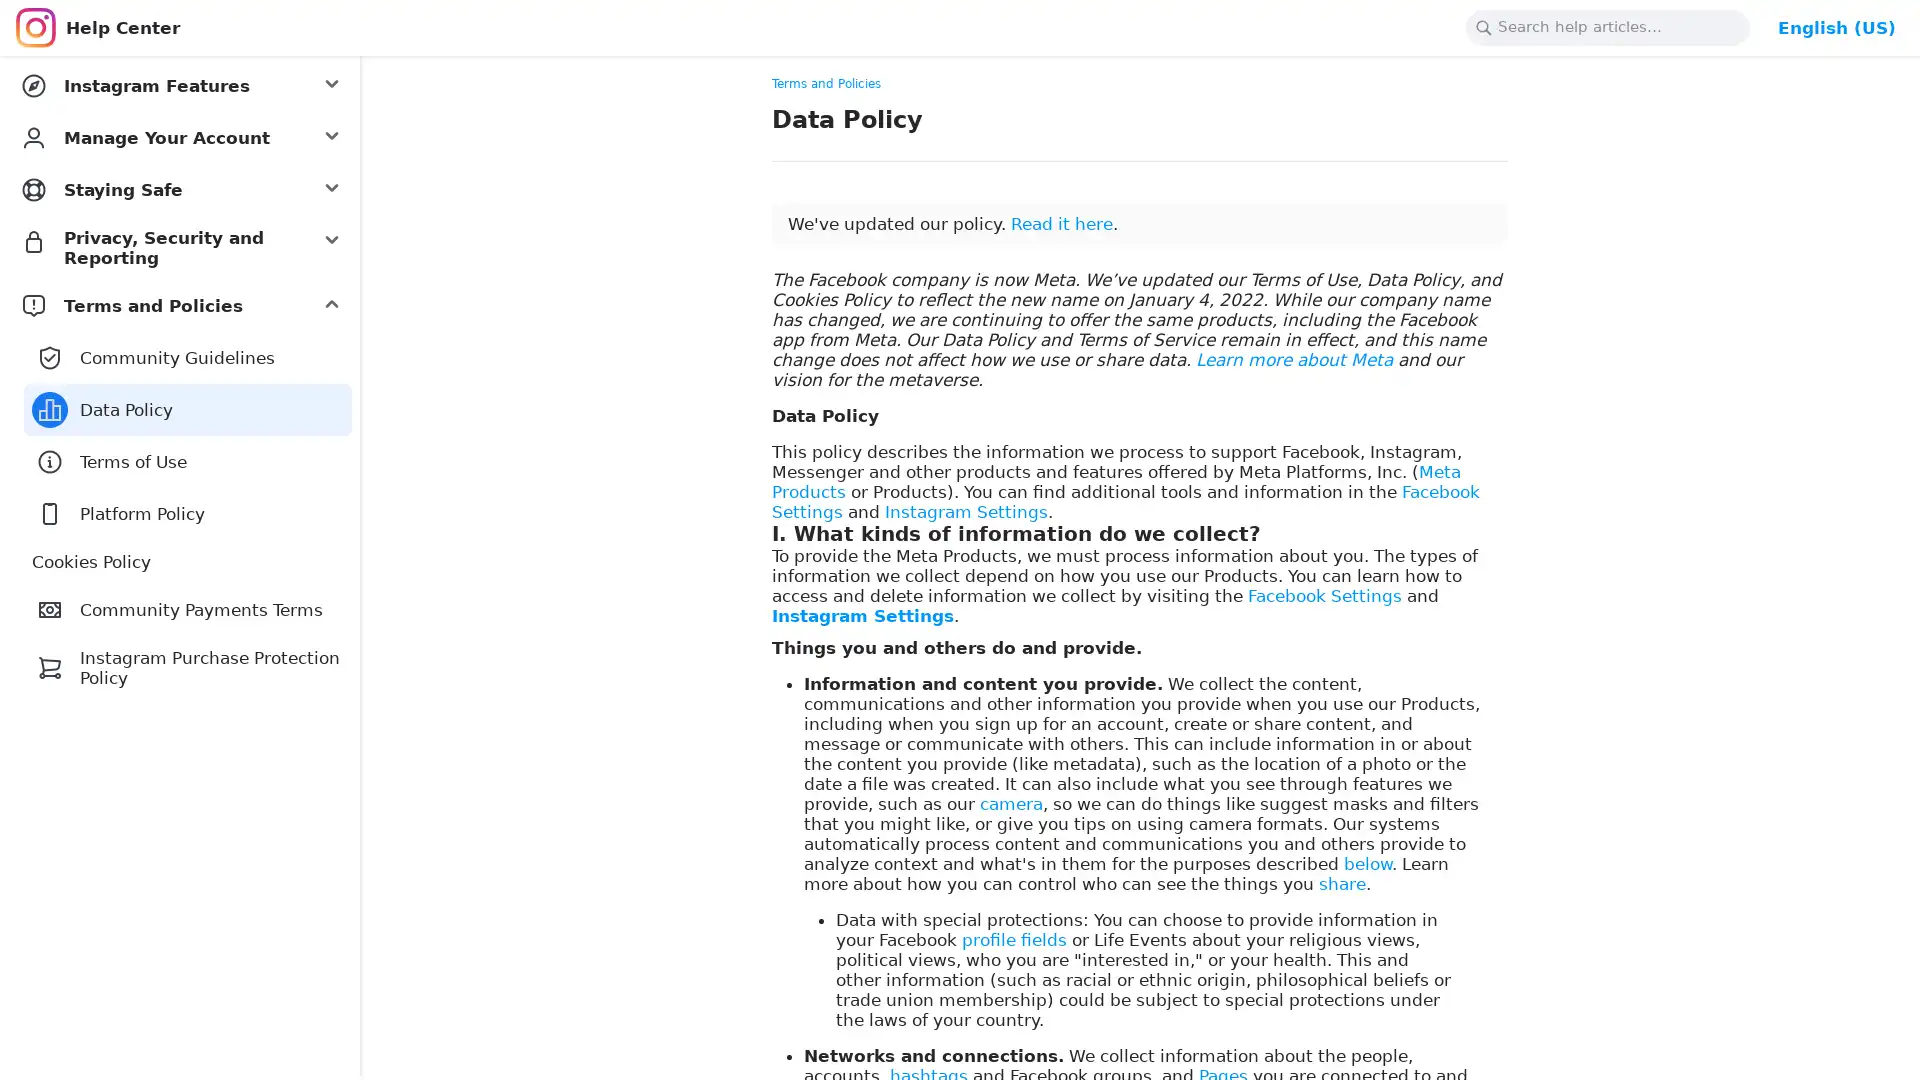 This screenshot has height=1080, width=1920. What do you see at coordinates (180, 189) in the screenshot?
I see `Staying Safe` at bounding box center [180, 189].